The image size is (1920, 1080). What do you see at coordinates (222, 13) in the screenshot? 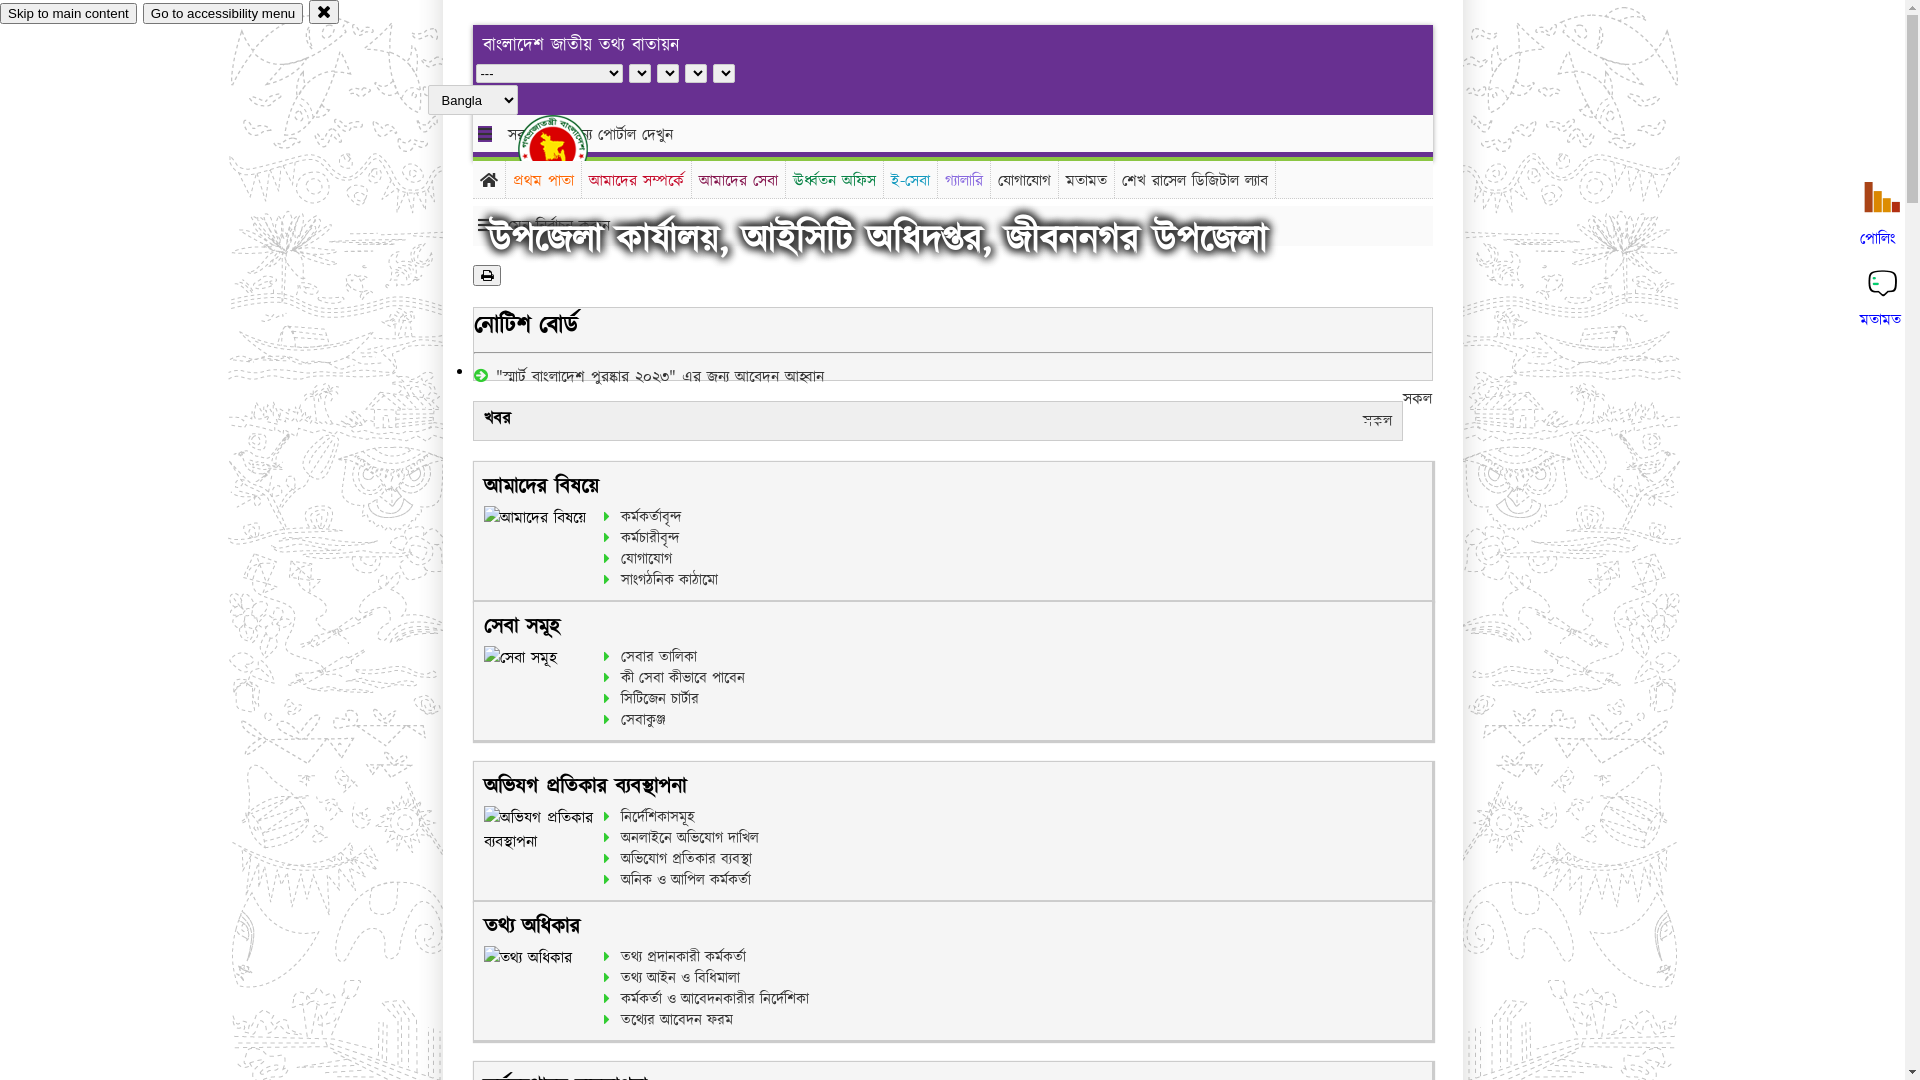
I see `'Go to accessibility menu'` at bounding box center [222, 13].